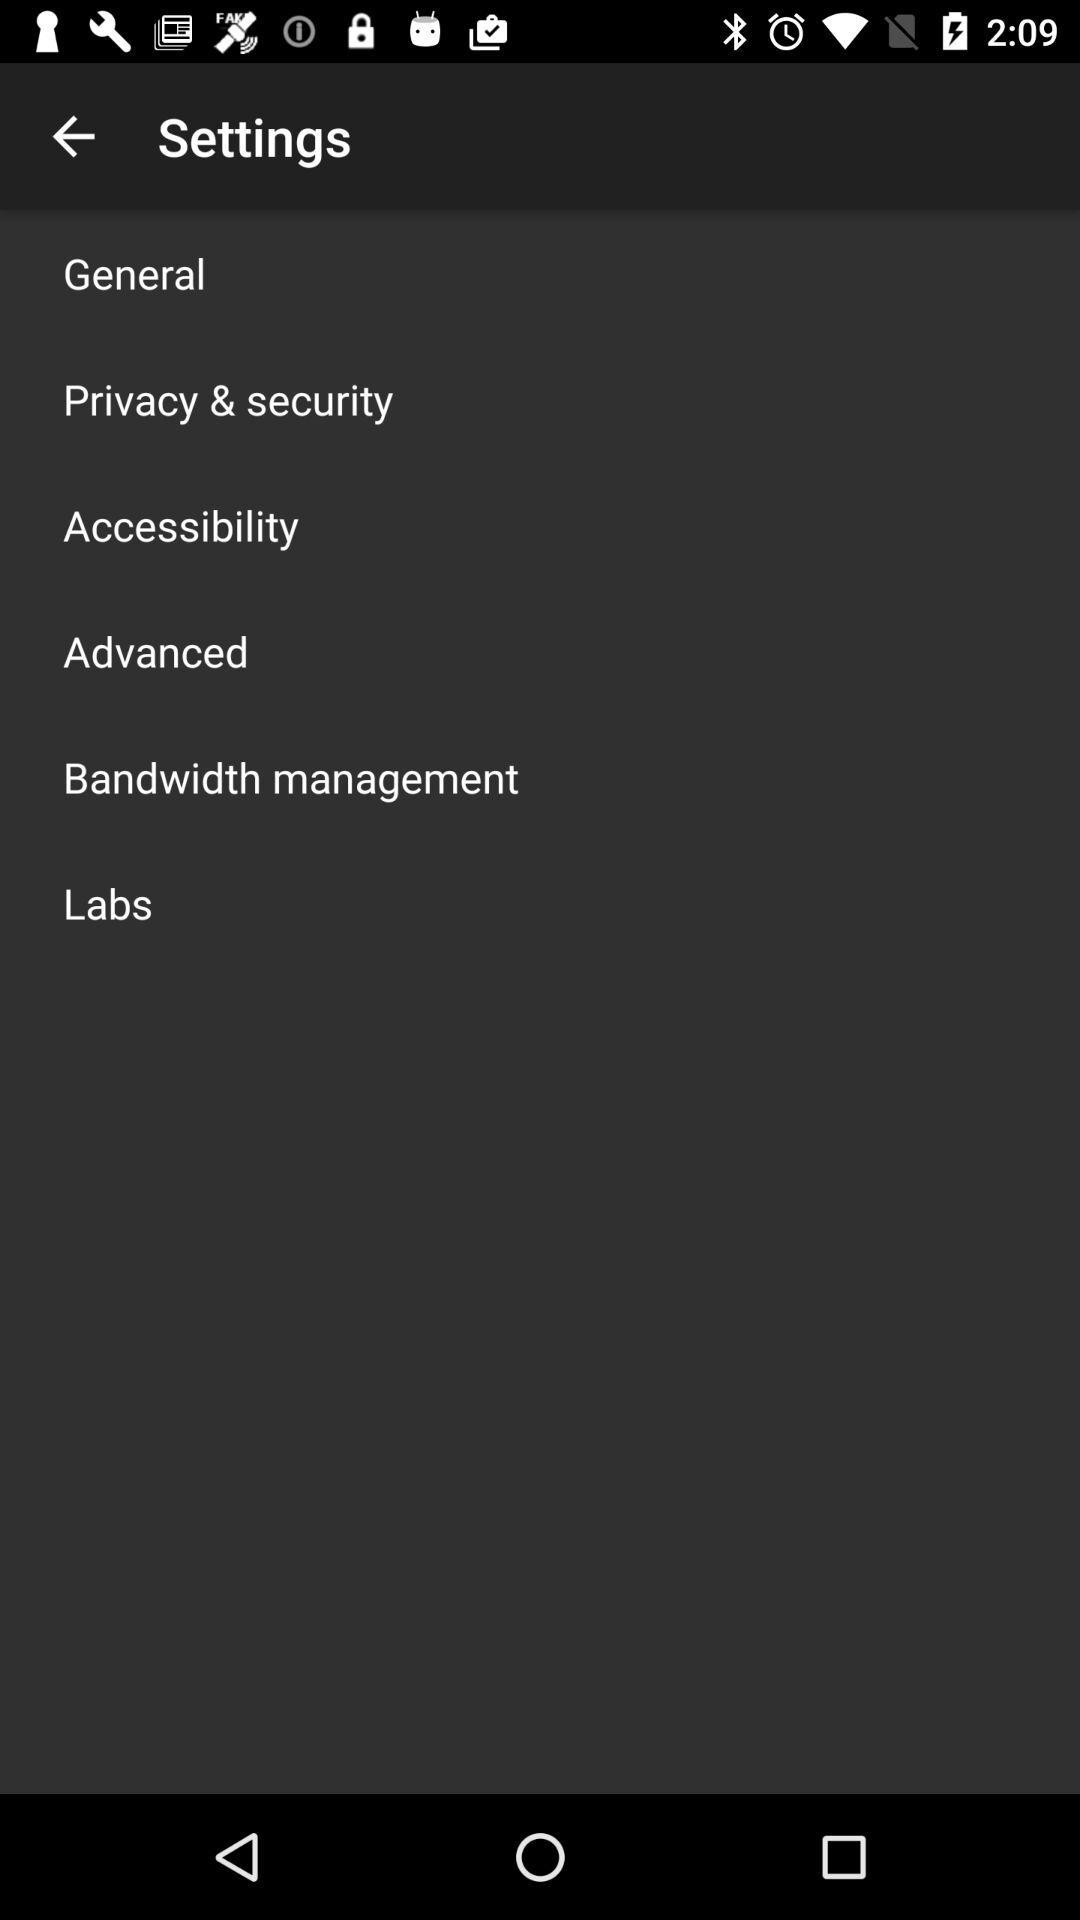 This screenshot has width=1080, height=1920. I want to click on the privacy & security, so click(227, 398).